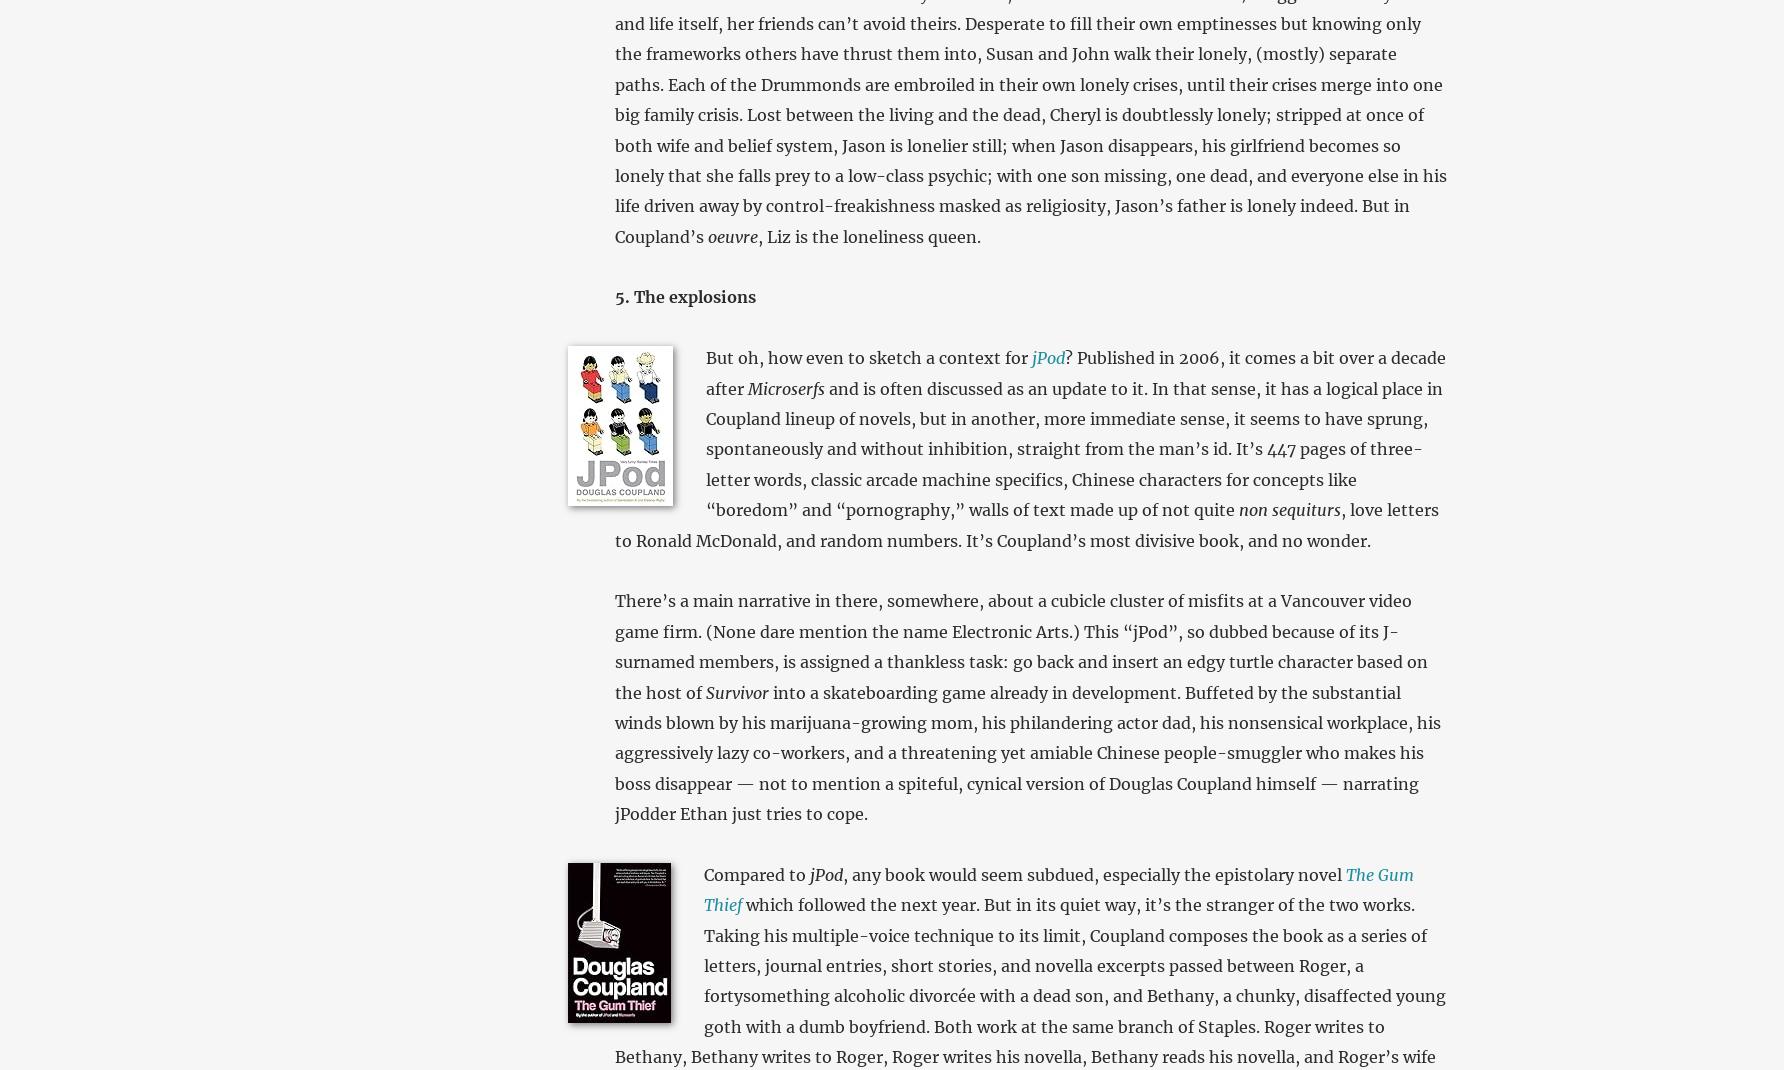  I want to click on 'Survivor', so click(705, 691).